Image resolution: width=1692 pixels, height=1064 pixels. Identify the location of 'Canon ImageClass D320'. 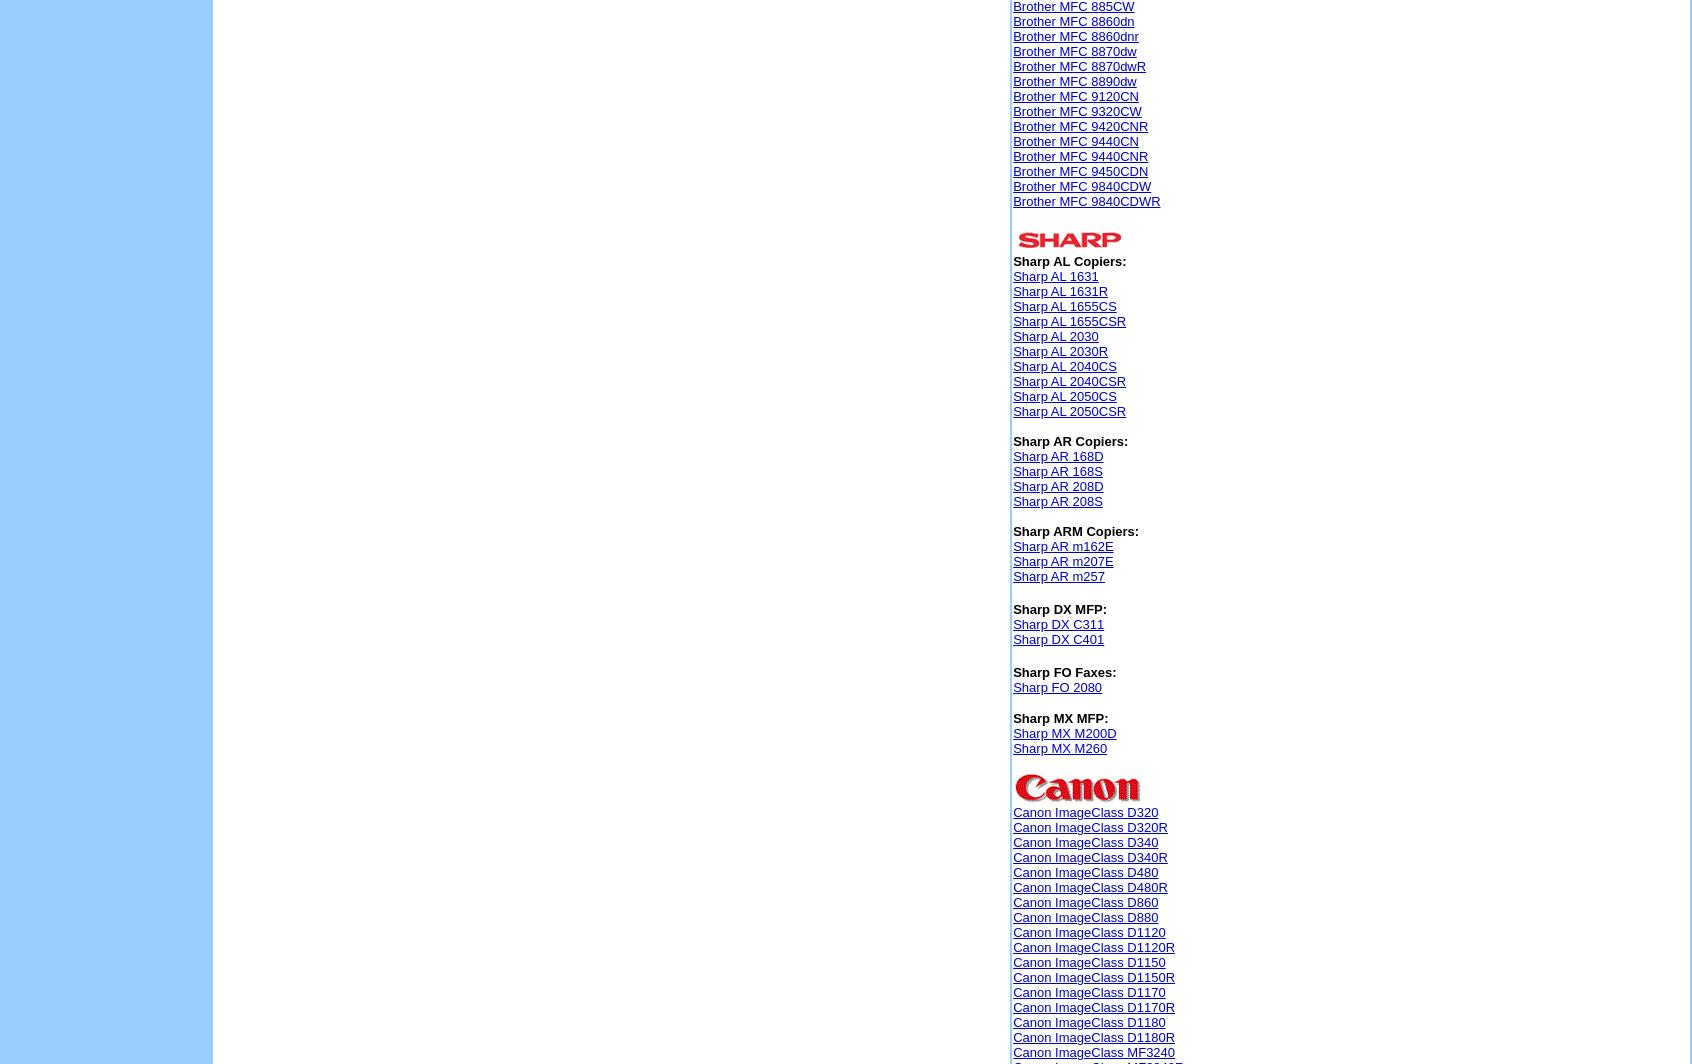
(1012, 812).